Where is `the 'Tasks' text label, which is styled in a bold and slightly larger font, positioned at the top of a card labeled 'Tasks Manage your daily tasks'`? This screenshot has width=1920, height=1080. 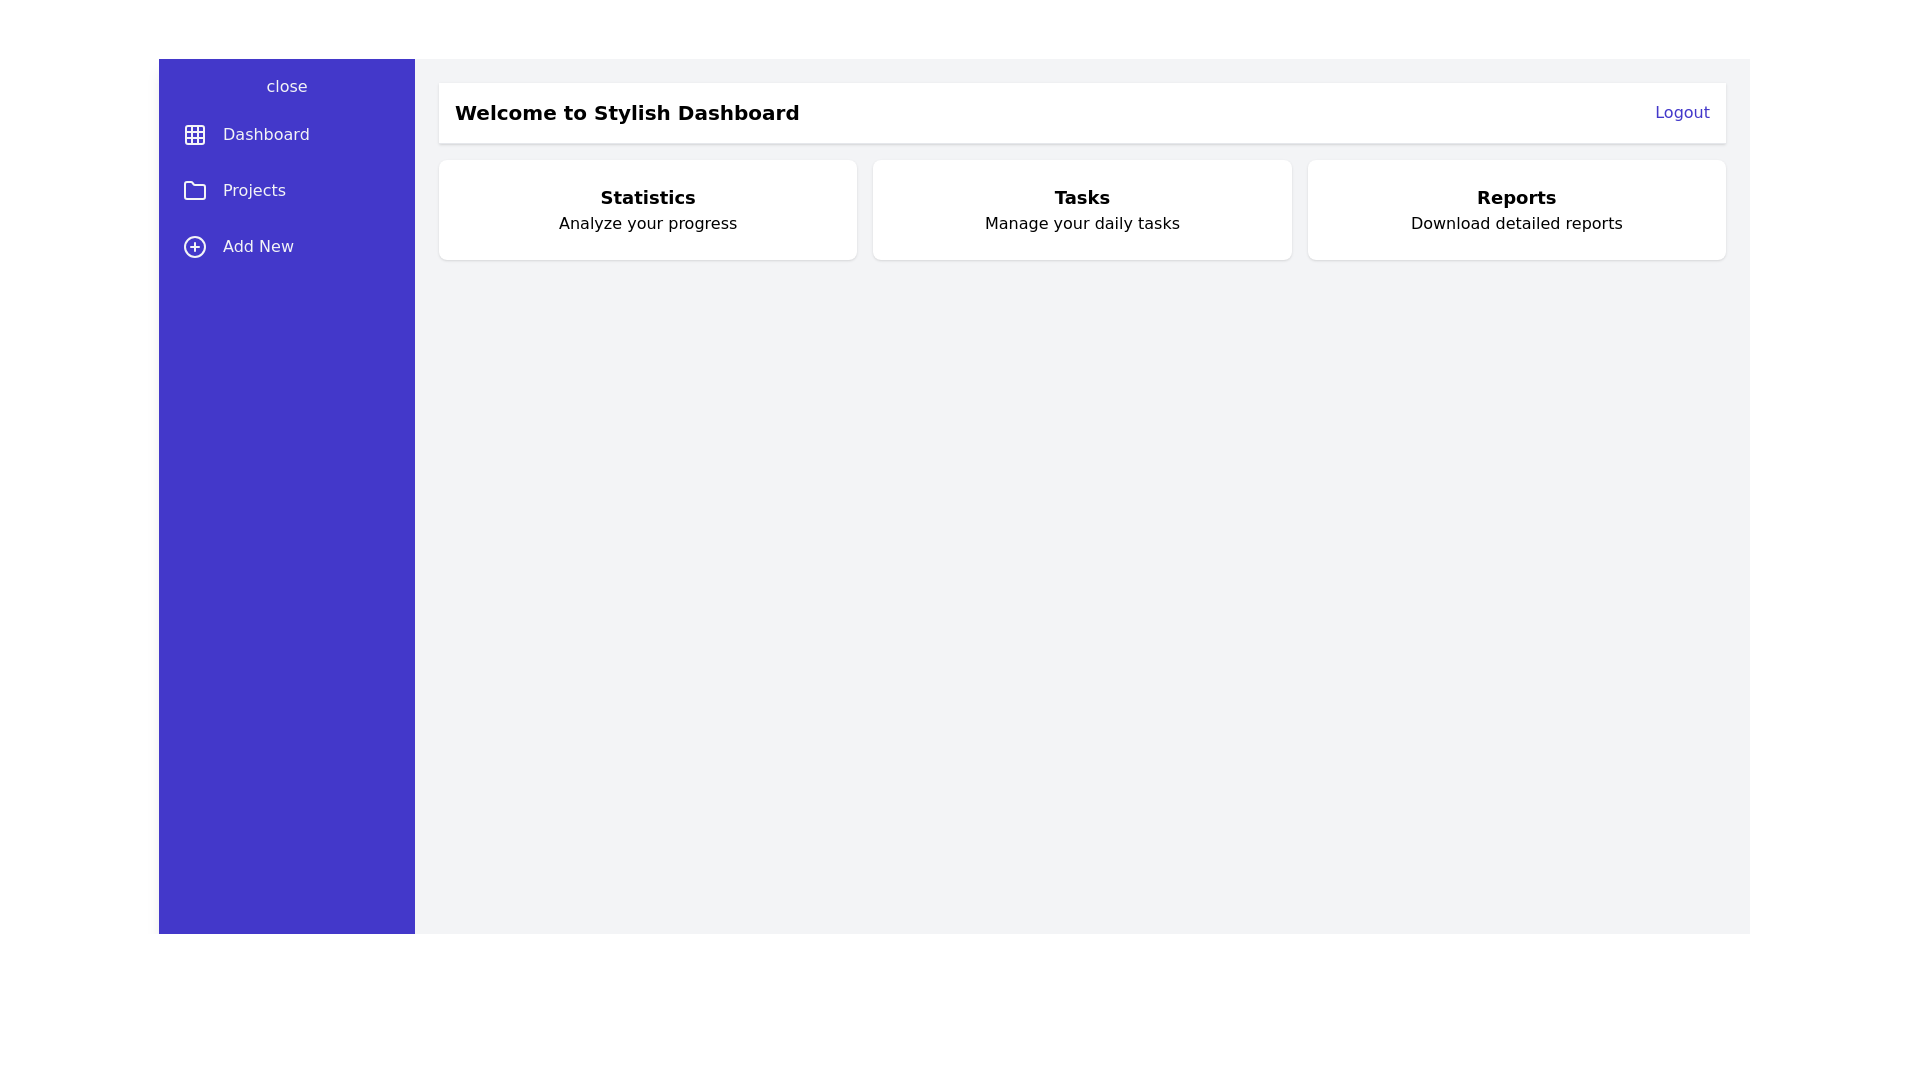
the 'Tasks' text label, which is styled in a bold and slightly larger font, positioned at the top of a card labeled 'Tasks Manage your daily tasks' is located at coordinates (1081, 197).